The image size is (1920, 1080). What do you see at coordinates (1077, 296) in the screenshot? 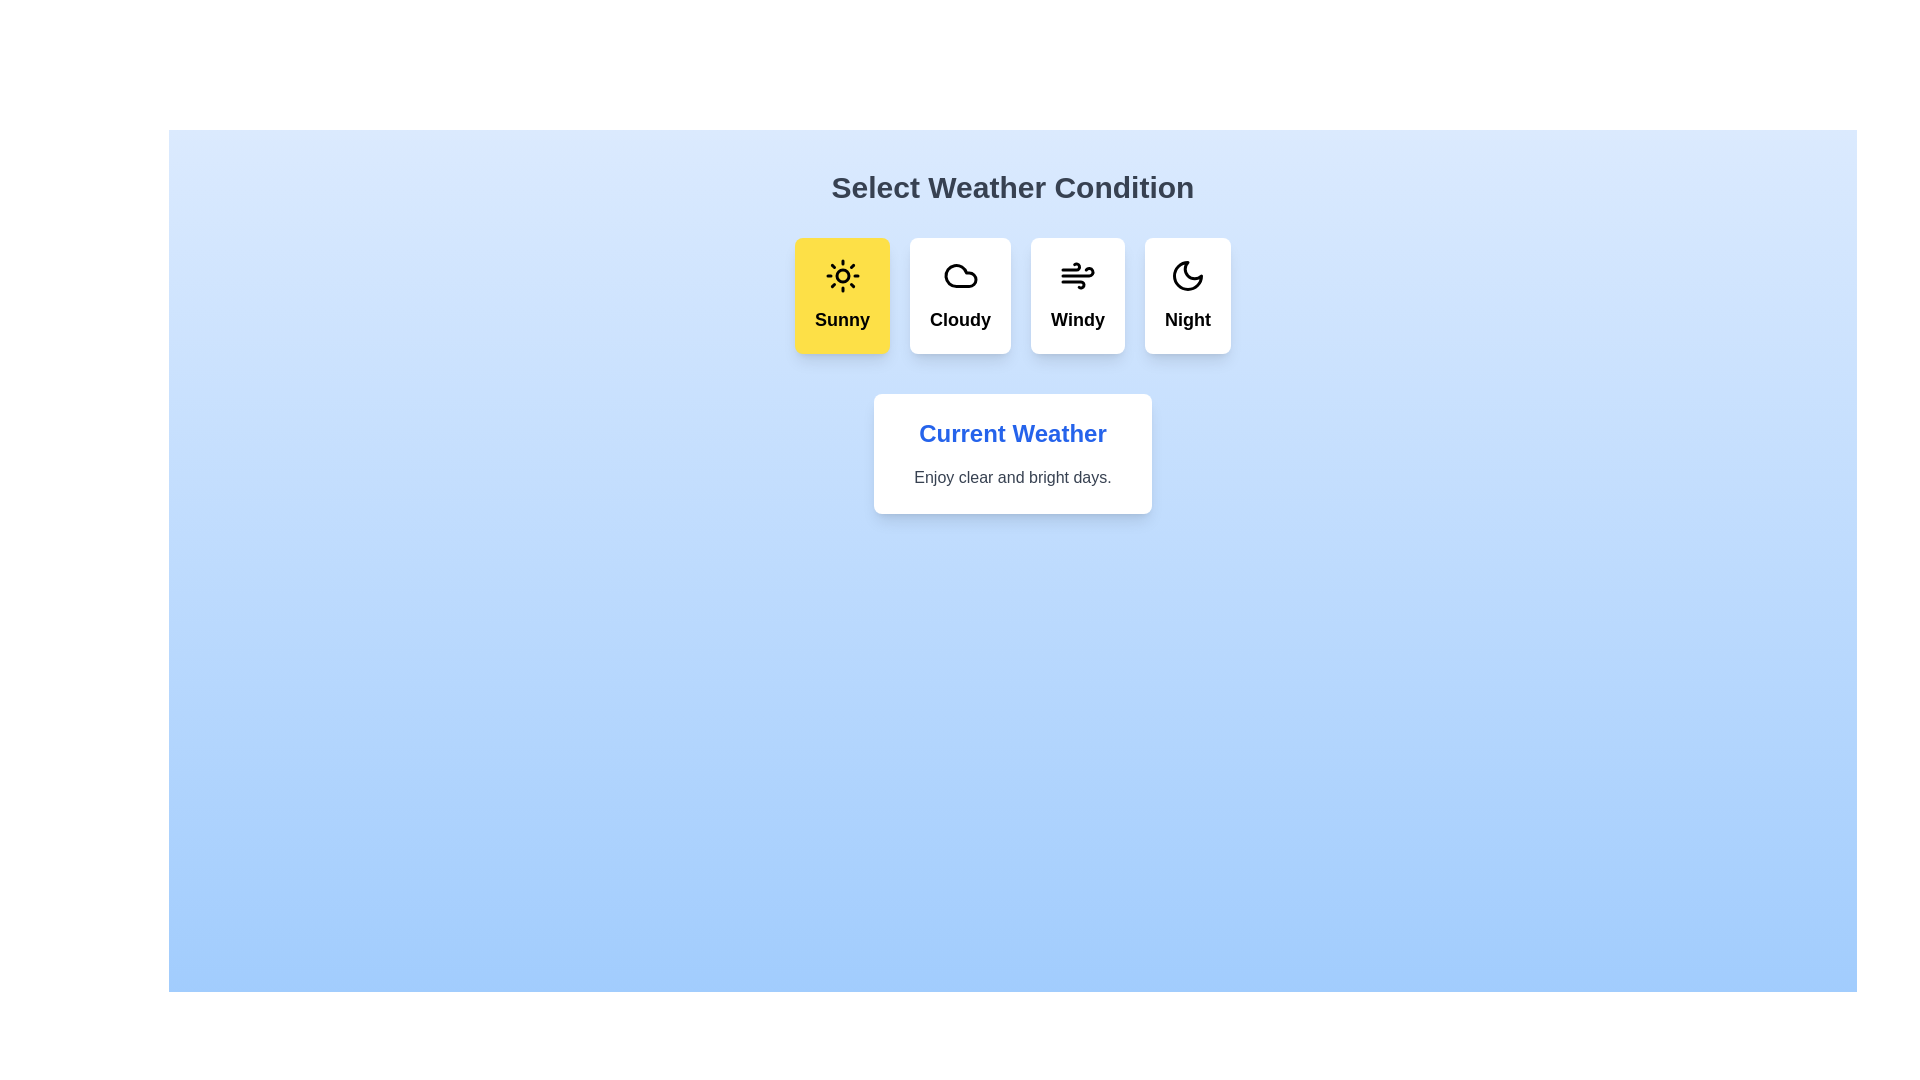
I see `the weather condition Windy by clicking its corresponding button` at bounding box center [1077, 296].